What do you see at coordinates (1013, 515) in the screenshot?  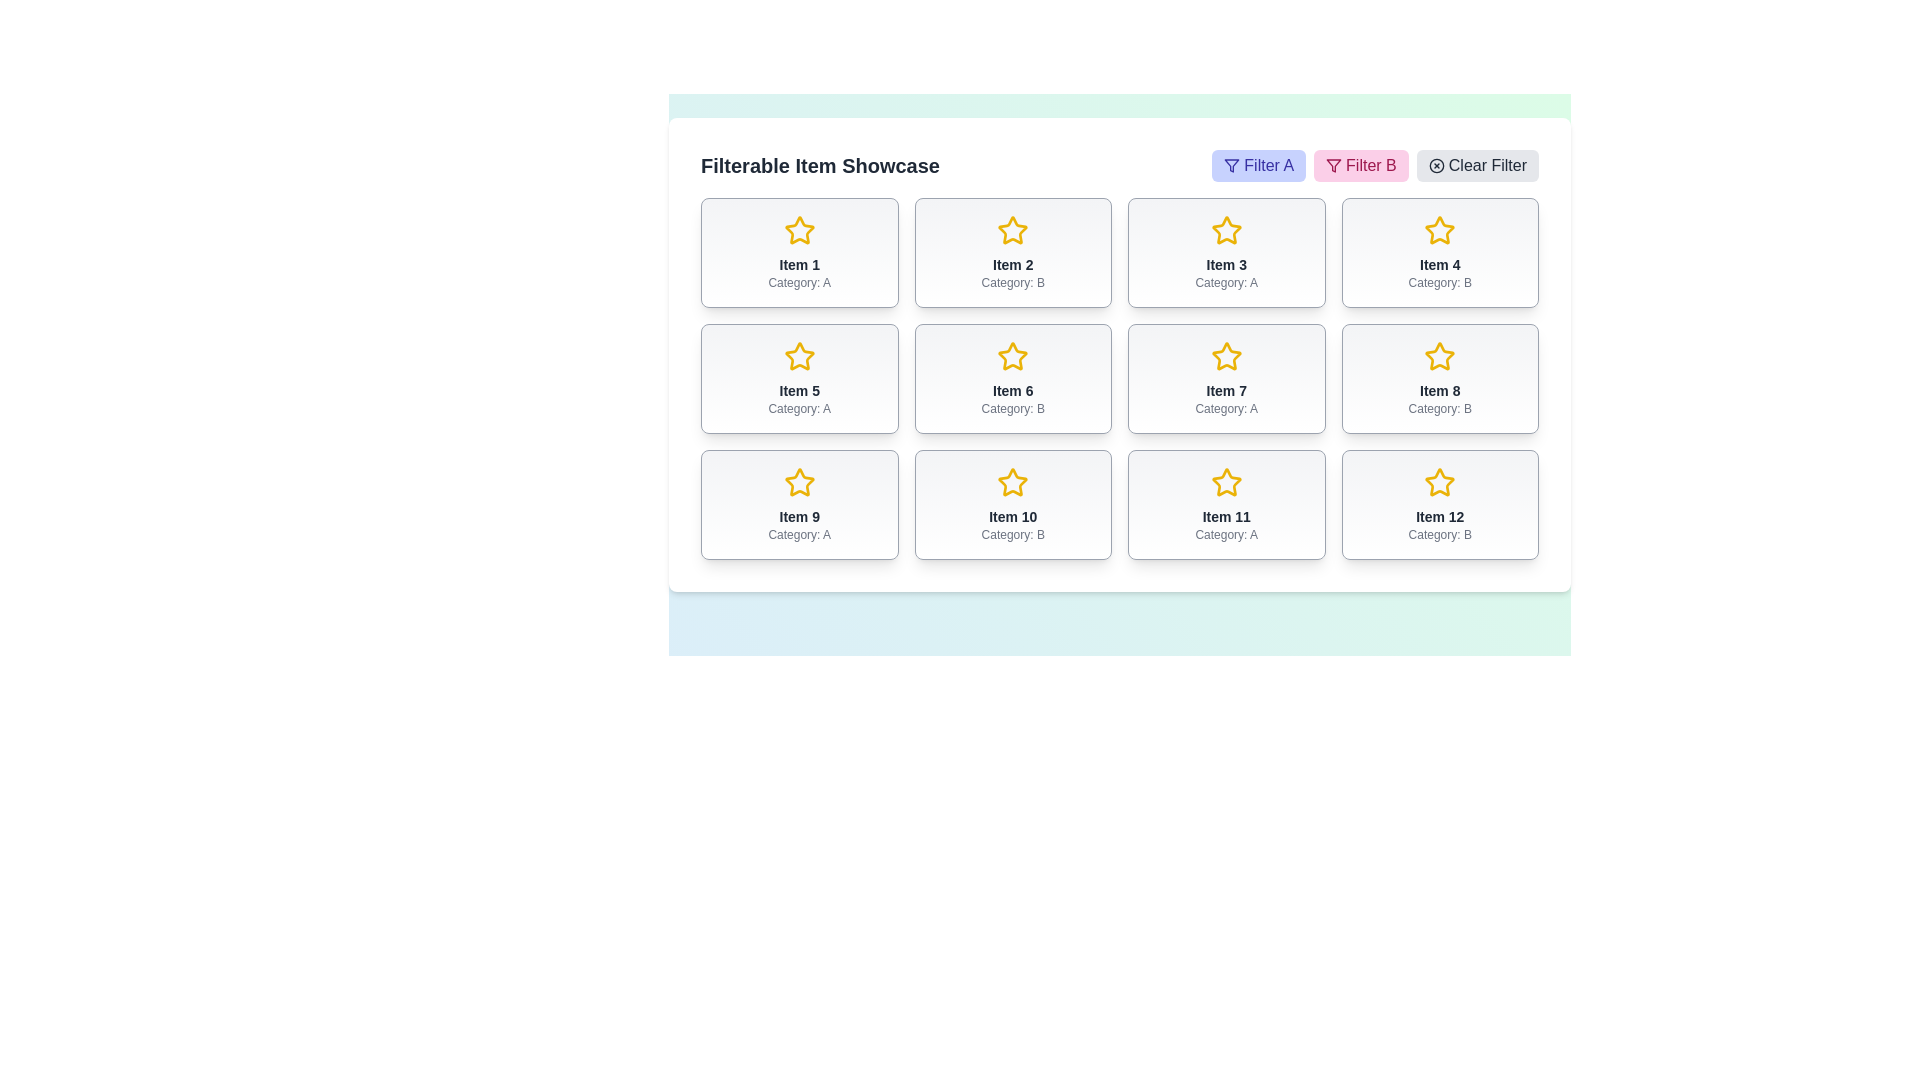 I see `the text label 'Item 10' which is styled in a small font with bold, centered, dark gray text, located within a bordered and rounded card in the bottom center of the grid interface` at bounding box center [1013, 515].